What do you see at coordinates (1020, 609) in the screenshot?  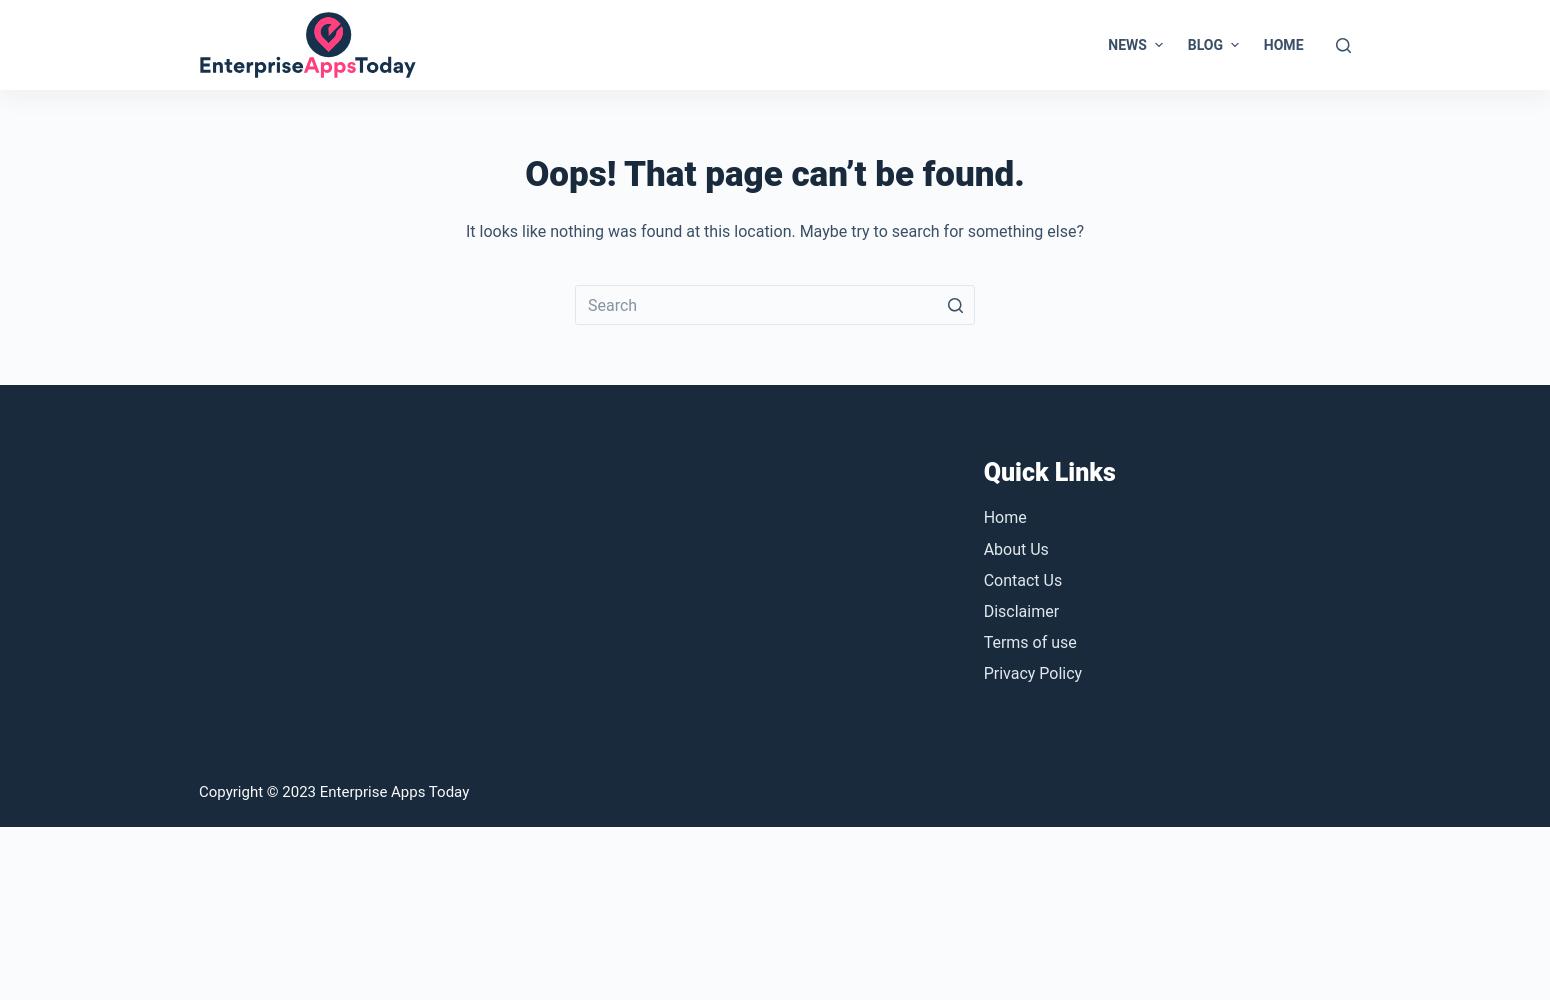 I see `'Disclaimer'` at bounding box center [1020, 609].